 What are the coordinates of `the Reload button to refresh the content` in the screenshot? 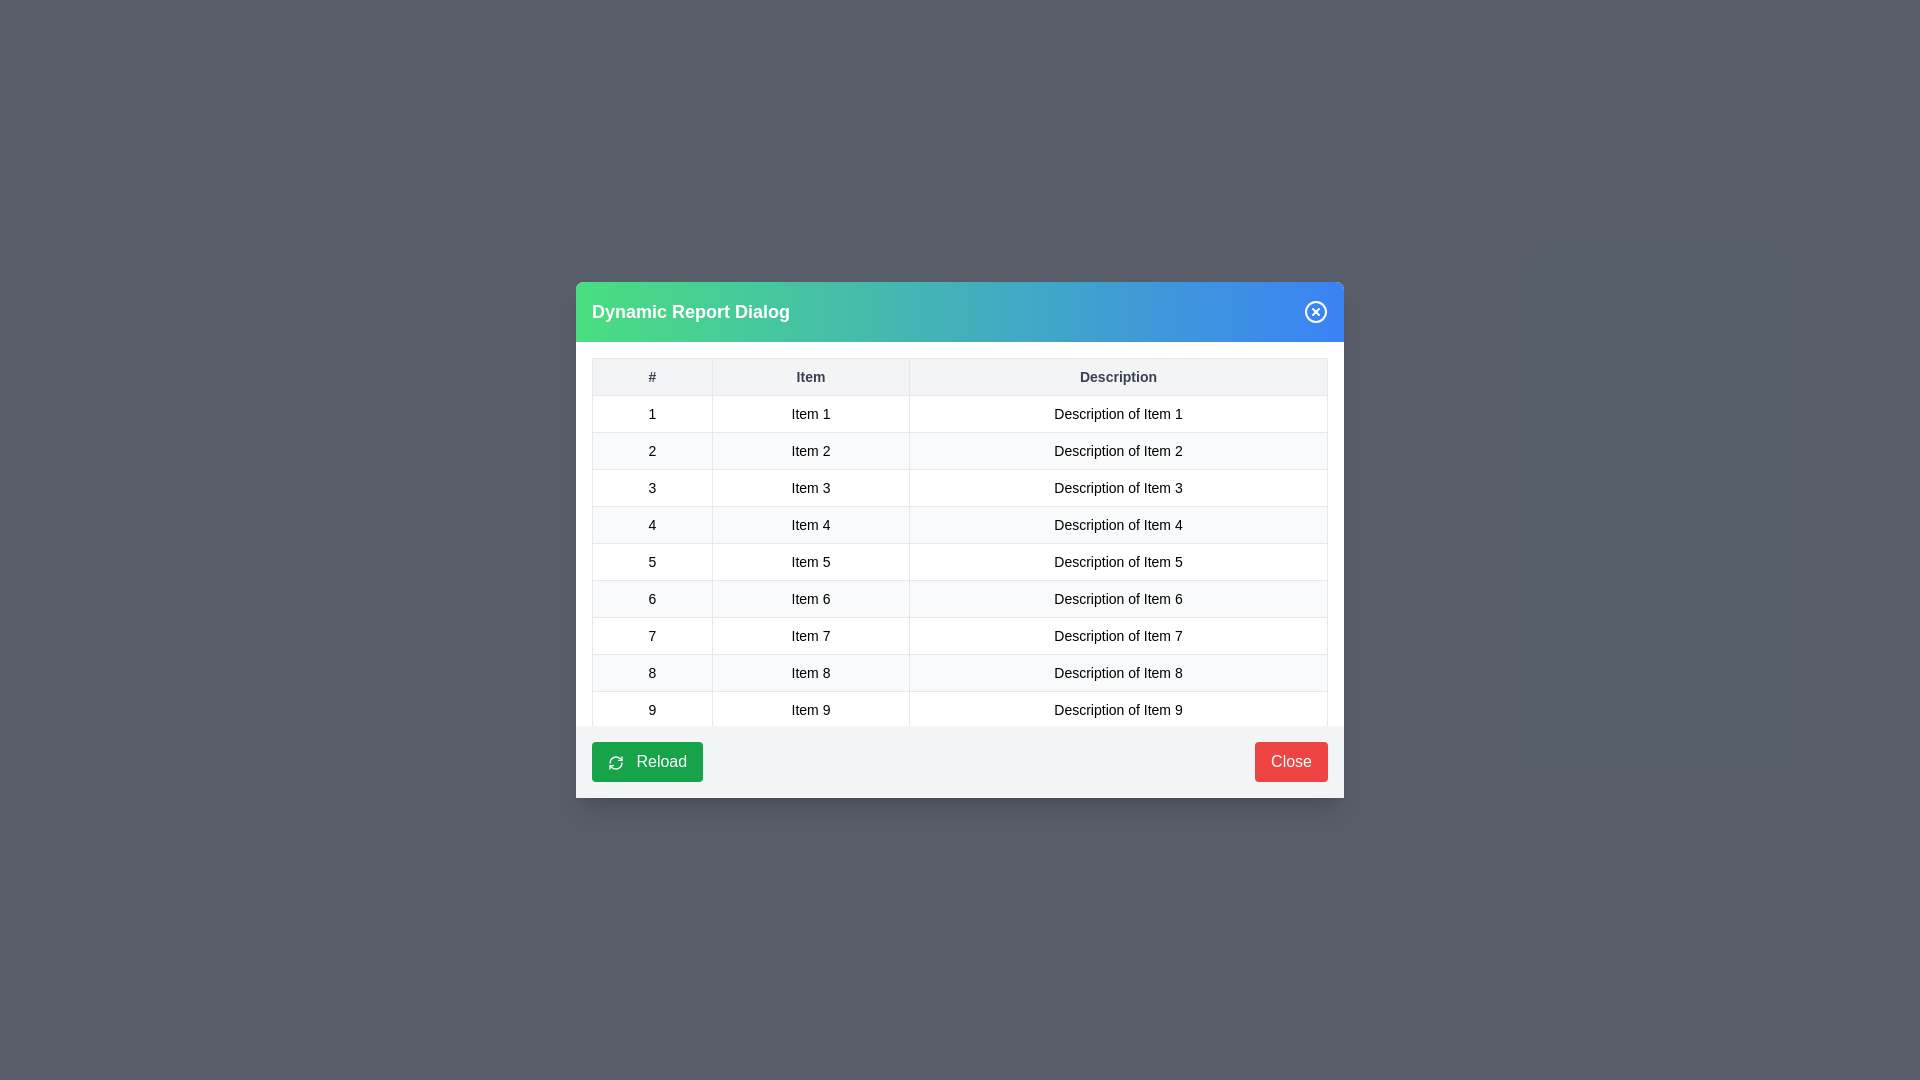 It's located at (647, 762).